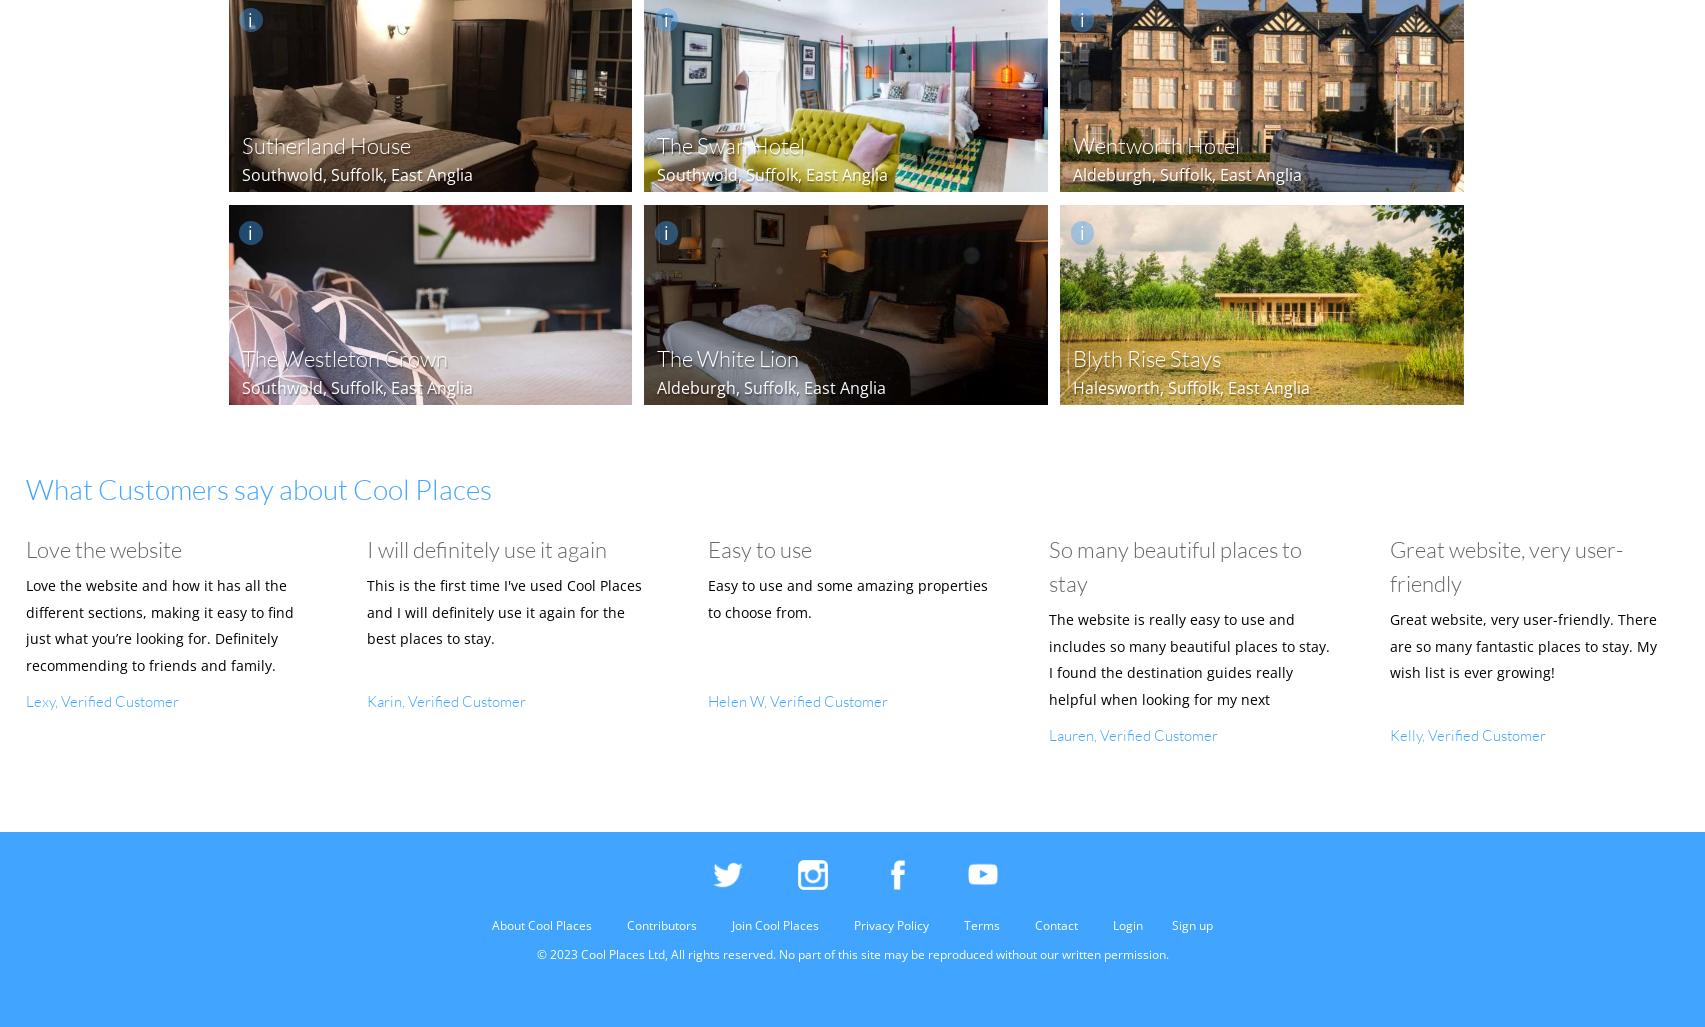 The image size is (1705, 1027). What do you see at coordinates (775, 924) in the screenshot?
I see `'Join Cool Places'` at bounding box center [775, 924].